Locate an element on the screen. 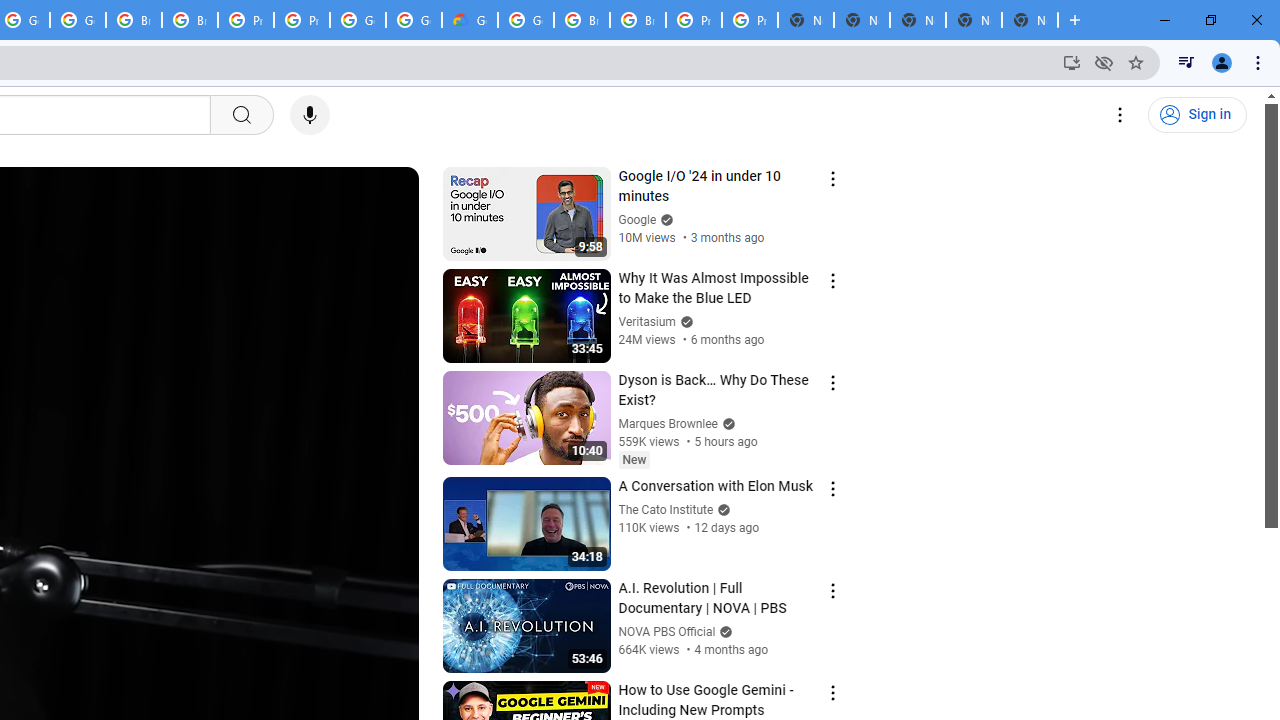  'New' is located at coordinates (633, 459).